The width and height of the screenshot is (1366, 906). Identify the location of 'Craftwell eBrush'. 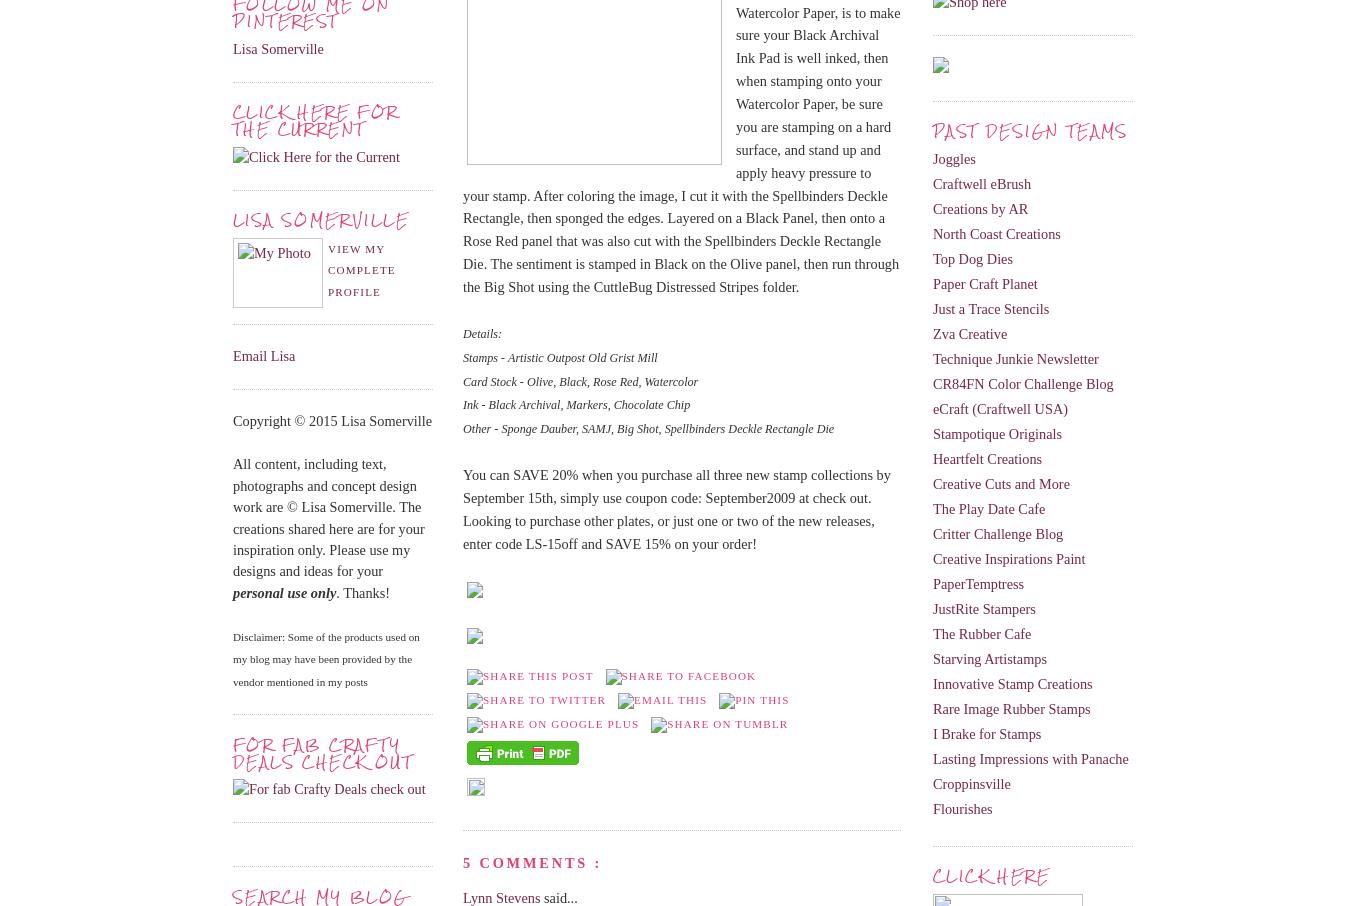
(982, 183).